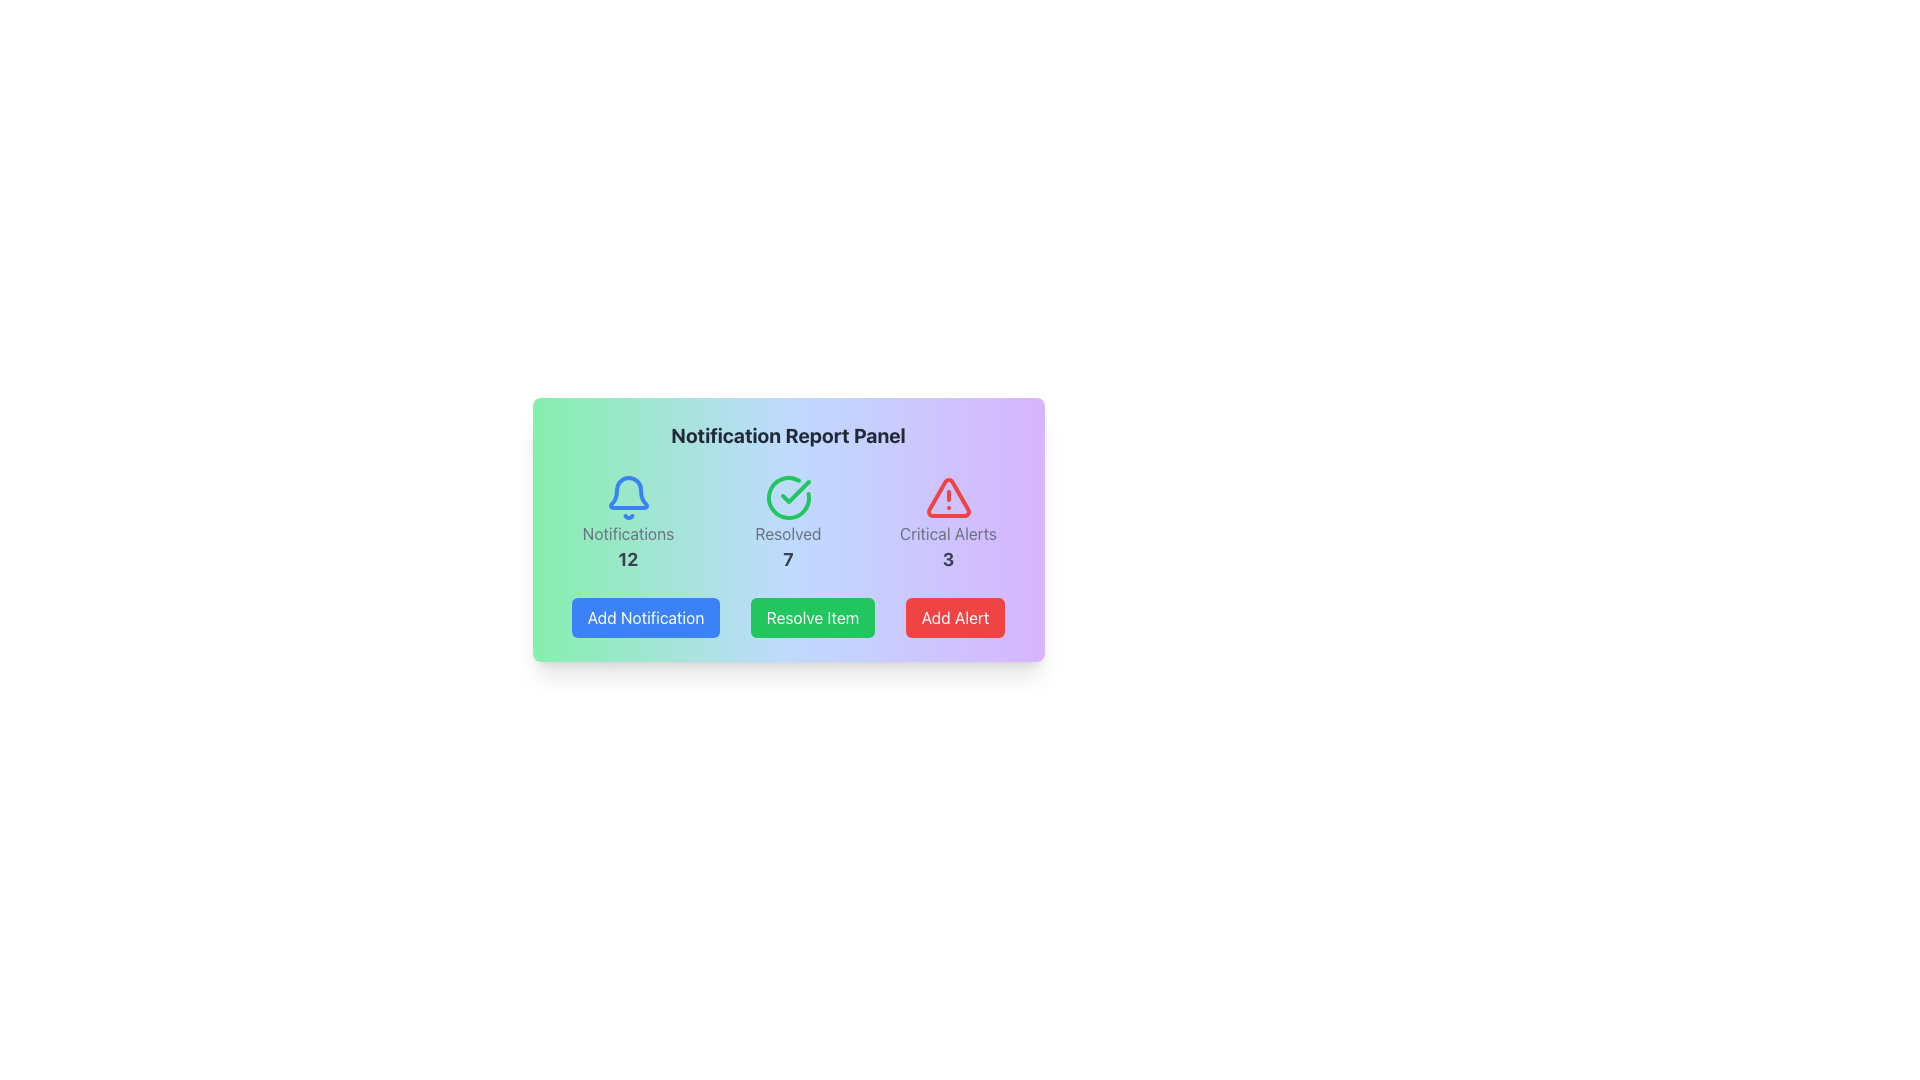  What do you see at coordinates (787, 559) in the screenshot?
I see `the text label displaying the count of resolved items in the 'Resolved' category, located beneath a green checkmark icon and above the 'Resolve Item' button` at bounding box center [787, 559].